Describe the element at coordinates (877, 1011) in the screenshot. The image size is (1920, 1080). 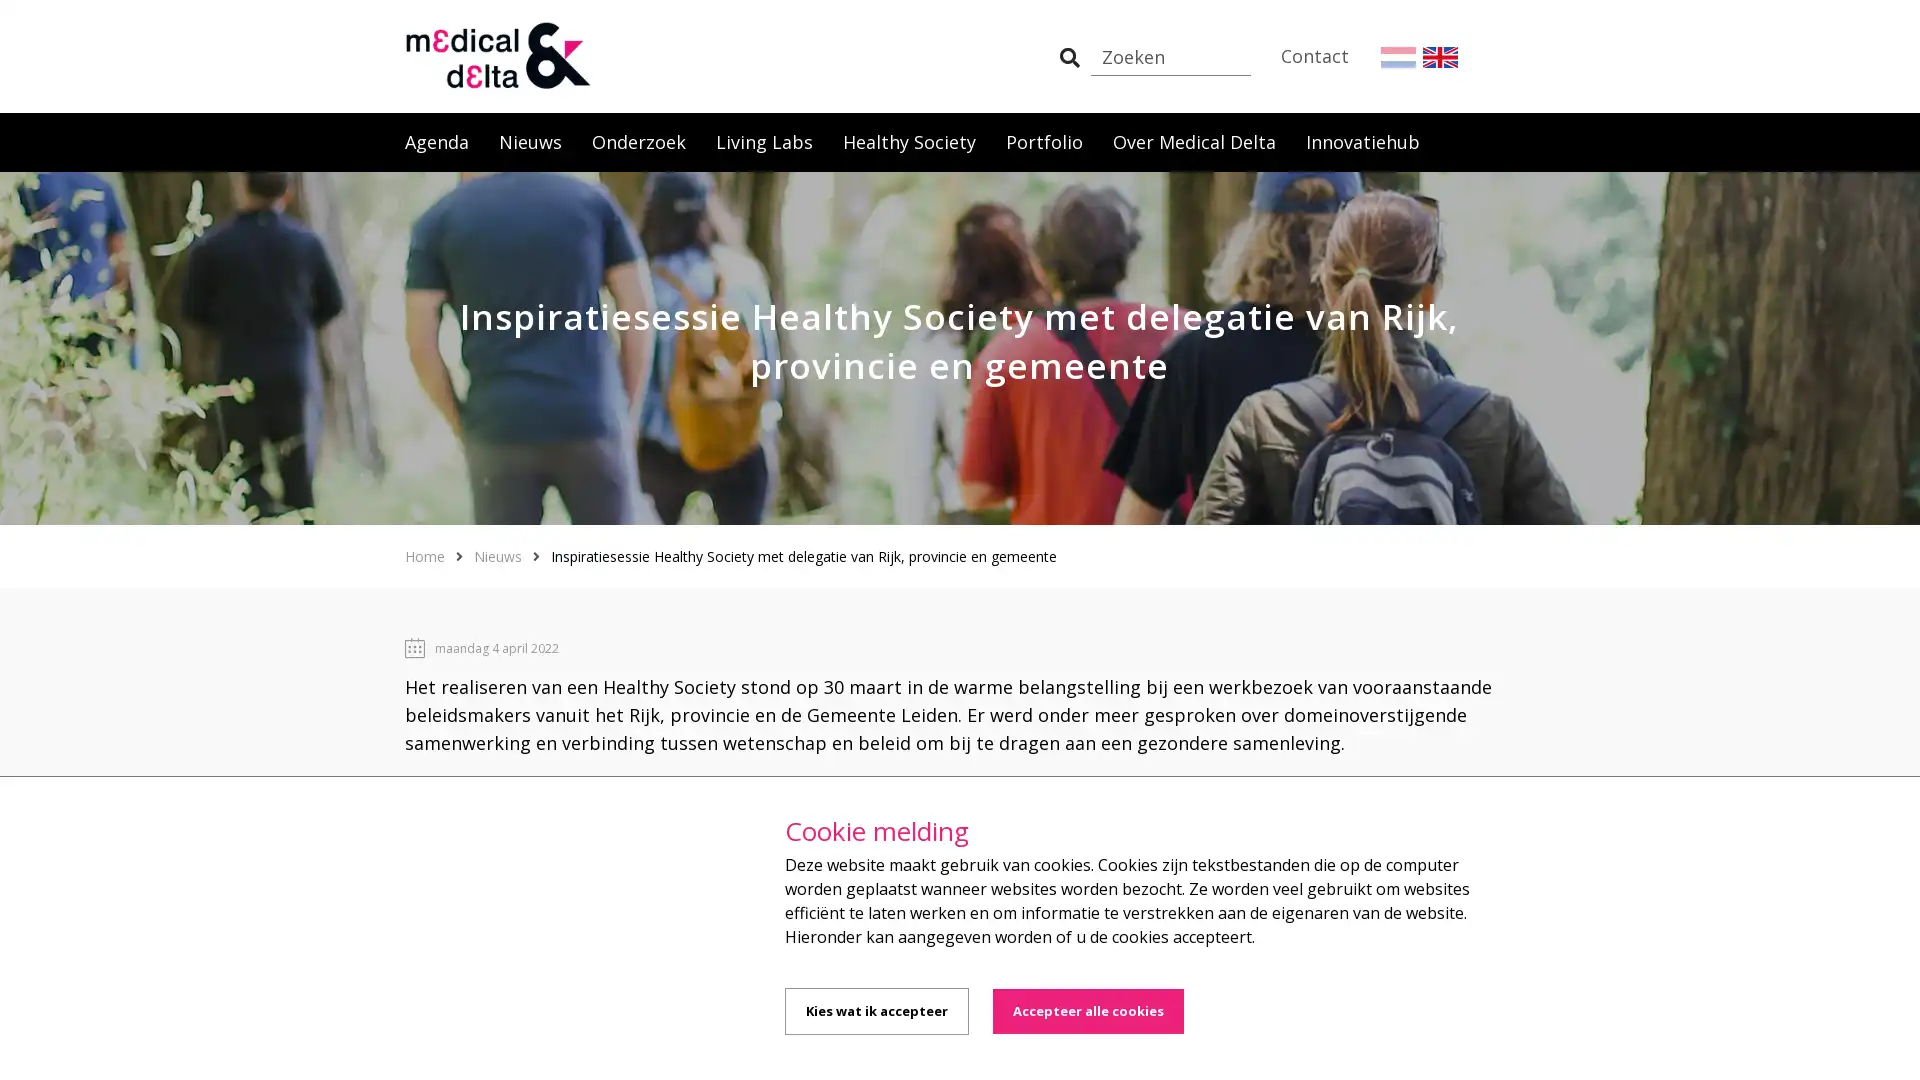
I see `Kies wat ik accepteer` at that location.